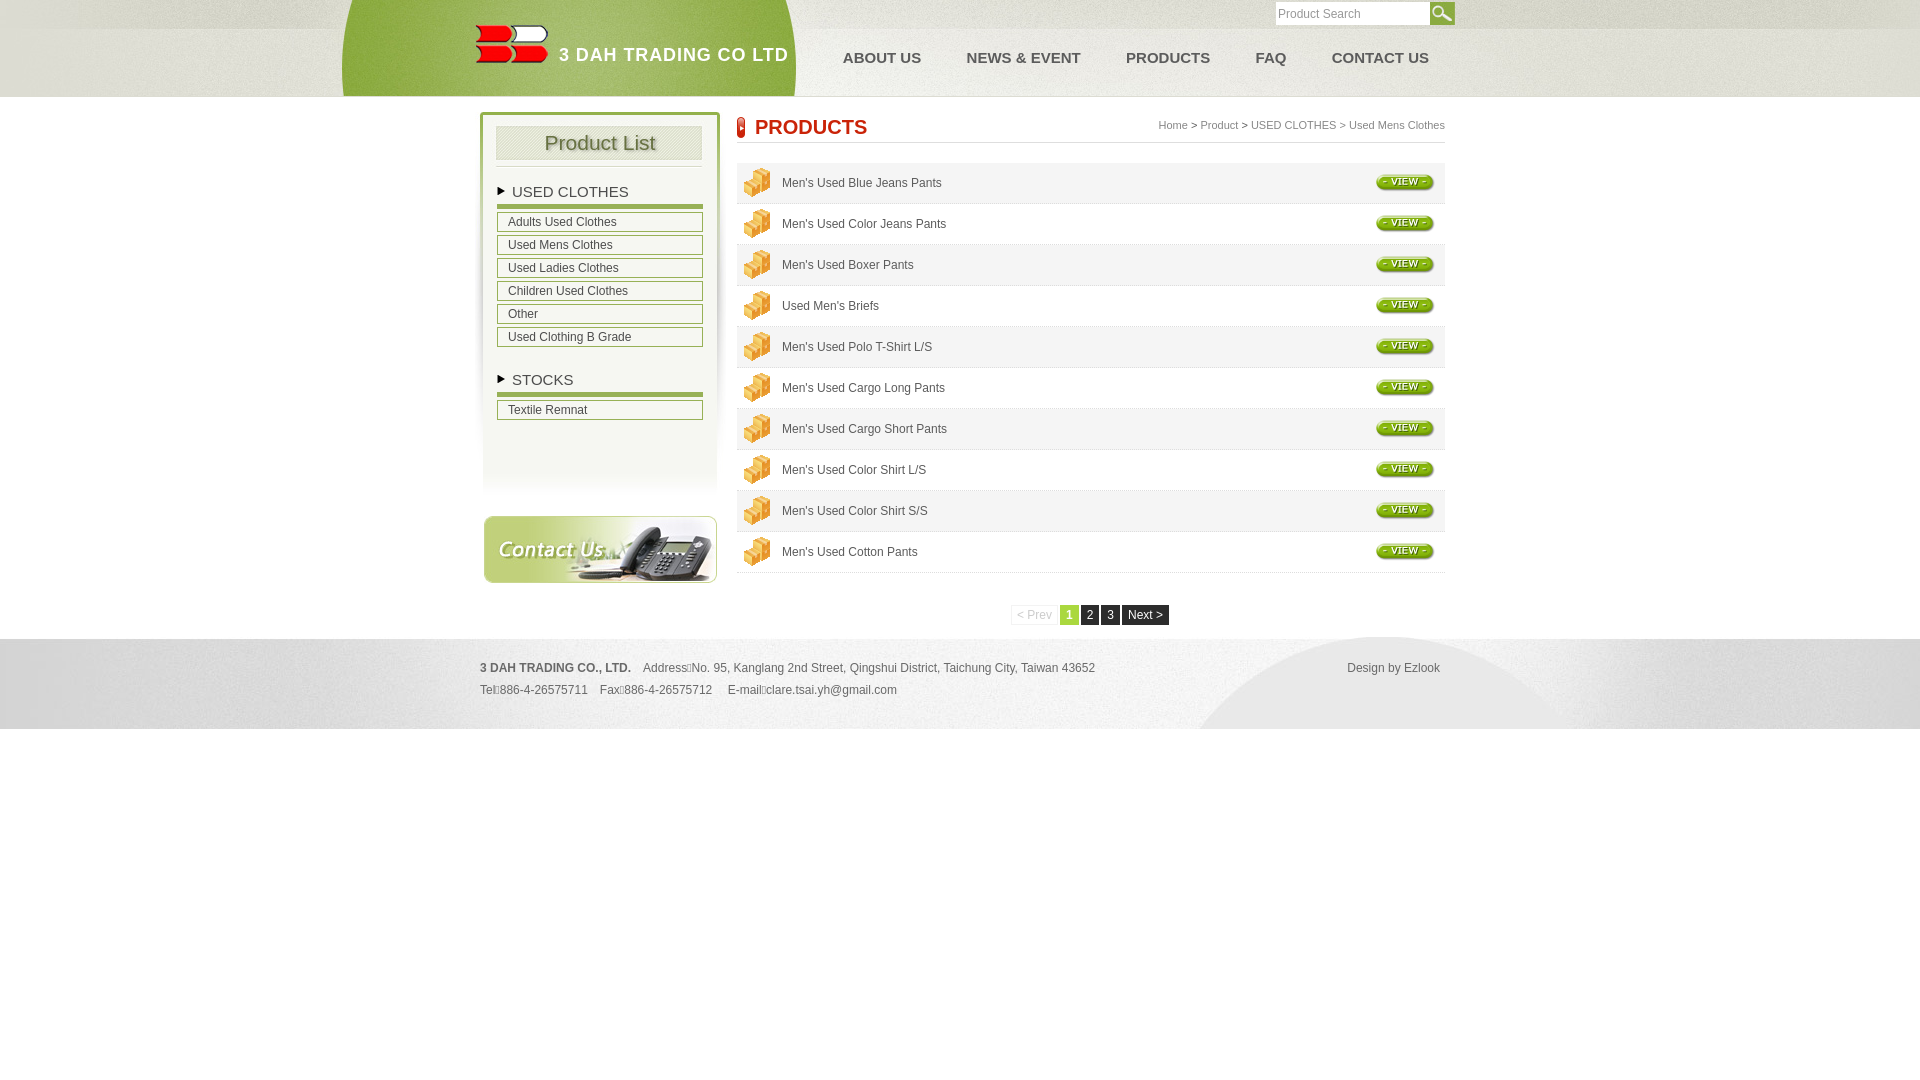  What do you see at coordinates (831, 689) in the screenshot?
I see `'clare.tsai.yh@gmail.com'` at bounding box center [831, 689].